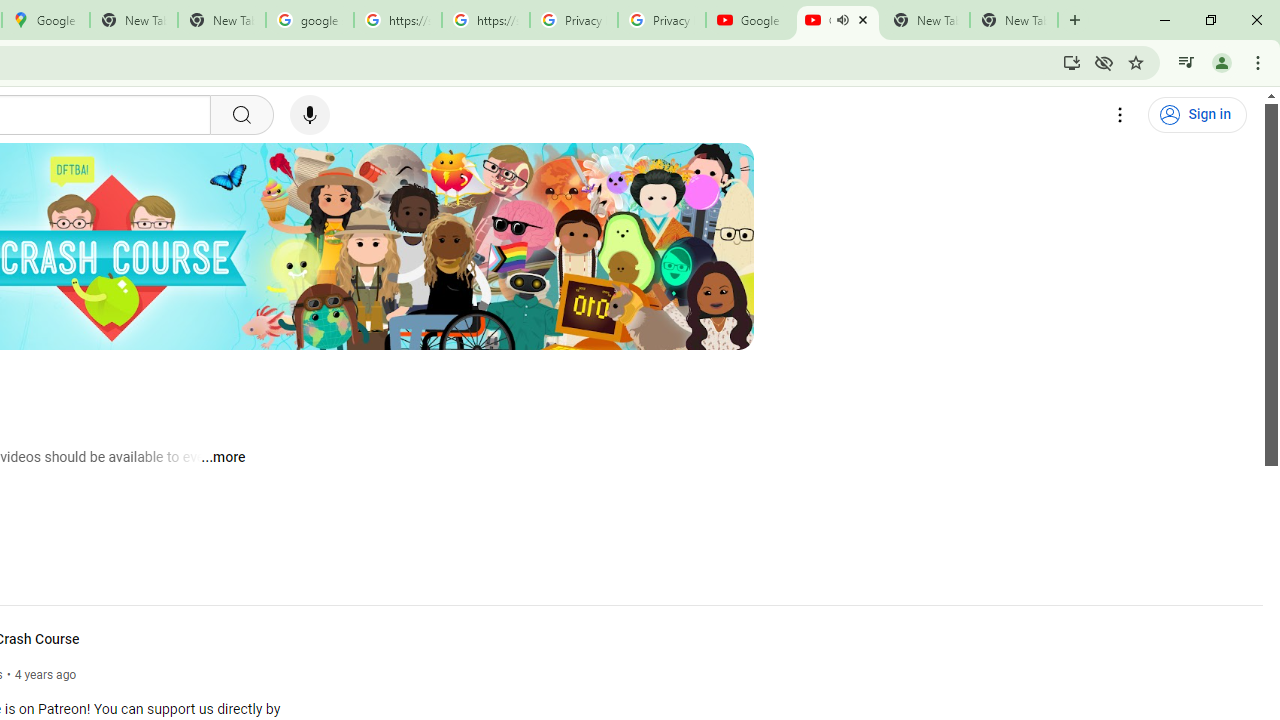 The image size is (1280, 720). Describe the element at coordinates (749, 20) in the screenshot. I see `'Google - YouTube'` at that location.